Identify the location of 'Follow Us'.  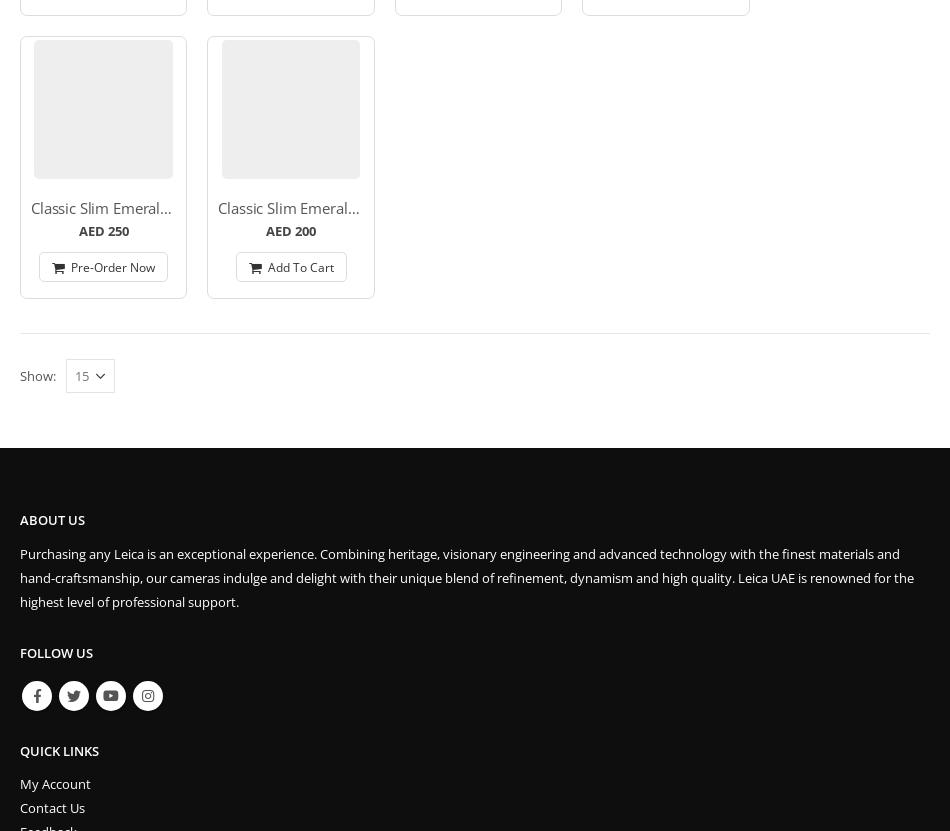
(20, 653).